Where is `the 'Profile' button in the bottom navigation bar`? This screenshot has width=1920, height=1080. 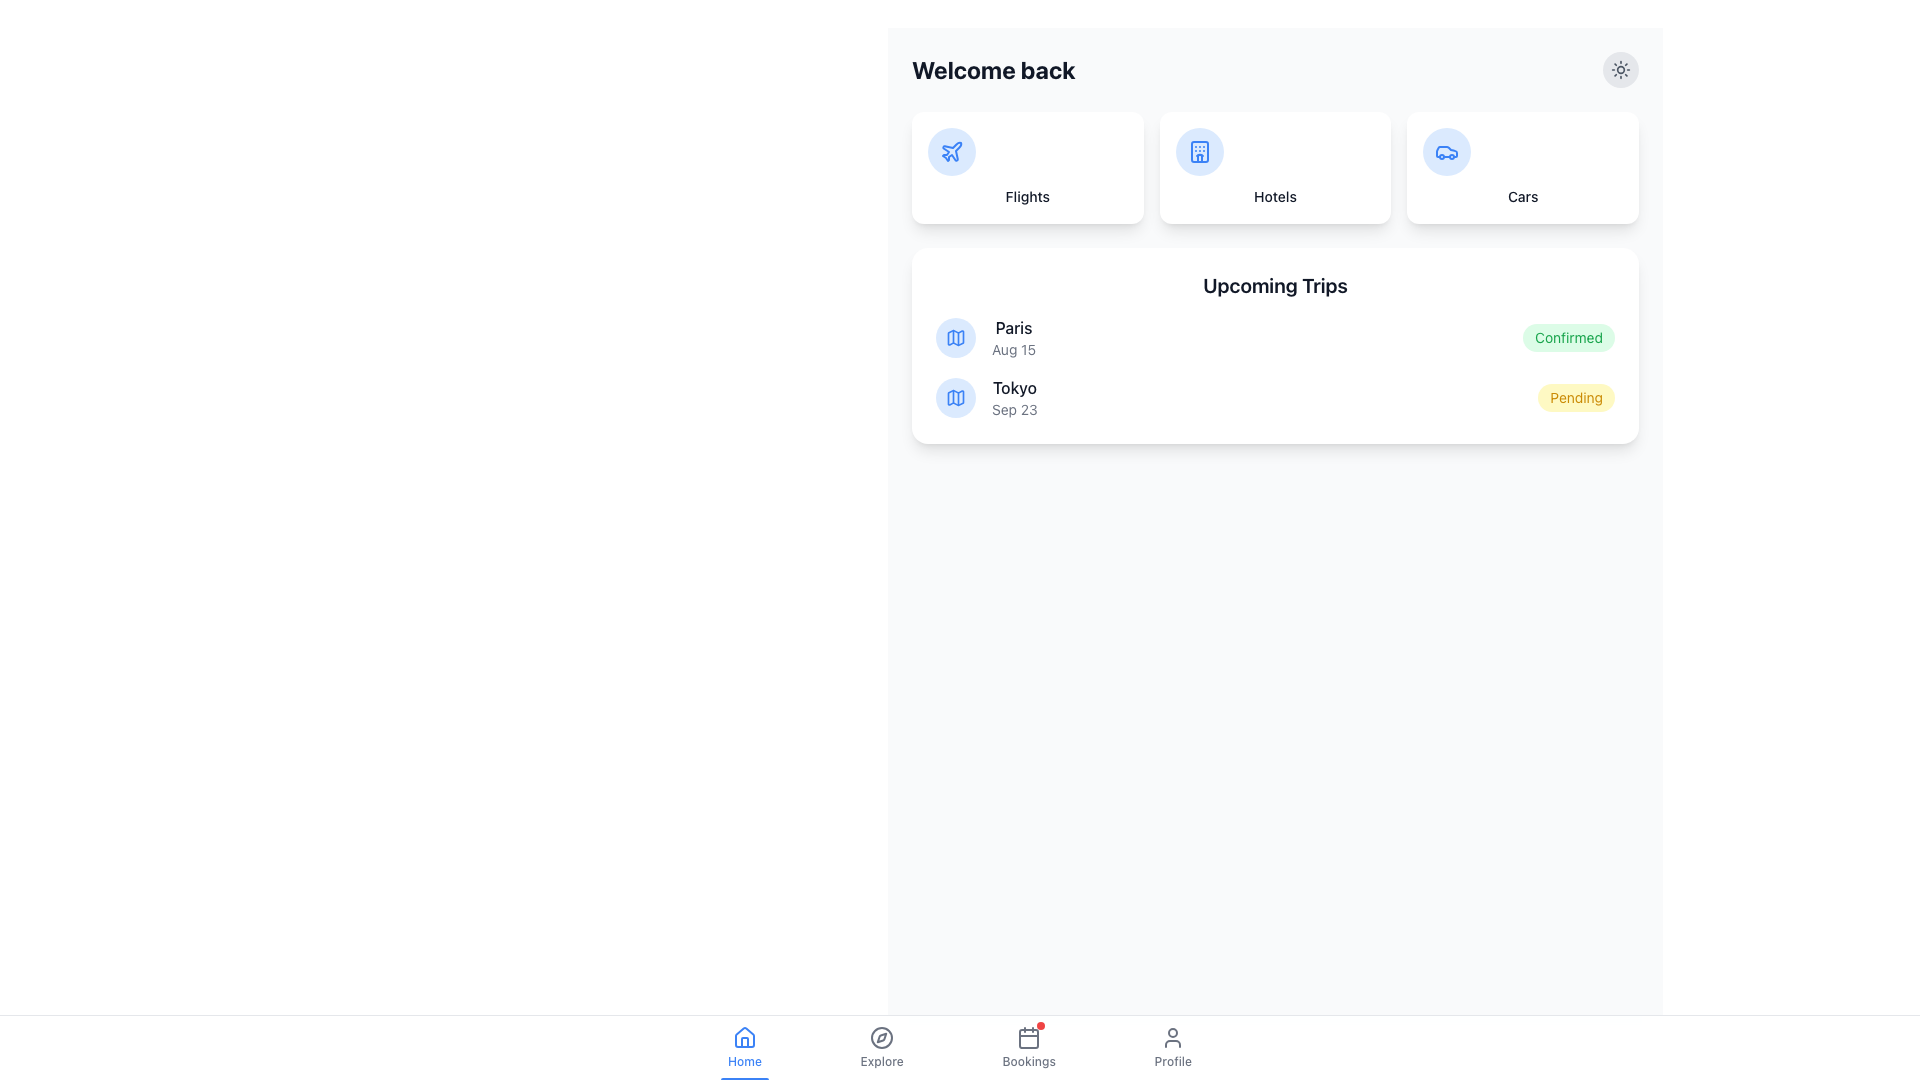
the 'Profile' button in the bottom navigation bar is located at coordinates (1173, 1047).